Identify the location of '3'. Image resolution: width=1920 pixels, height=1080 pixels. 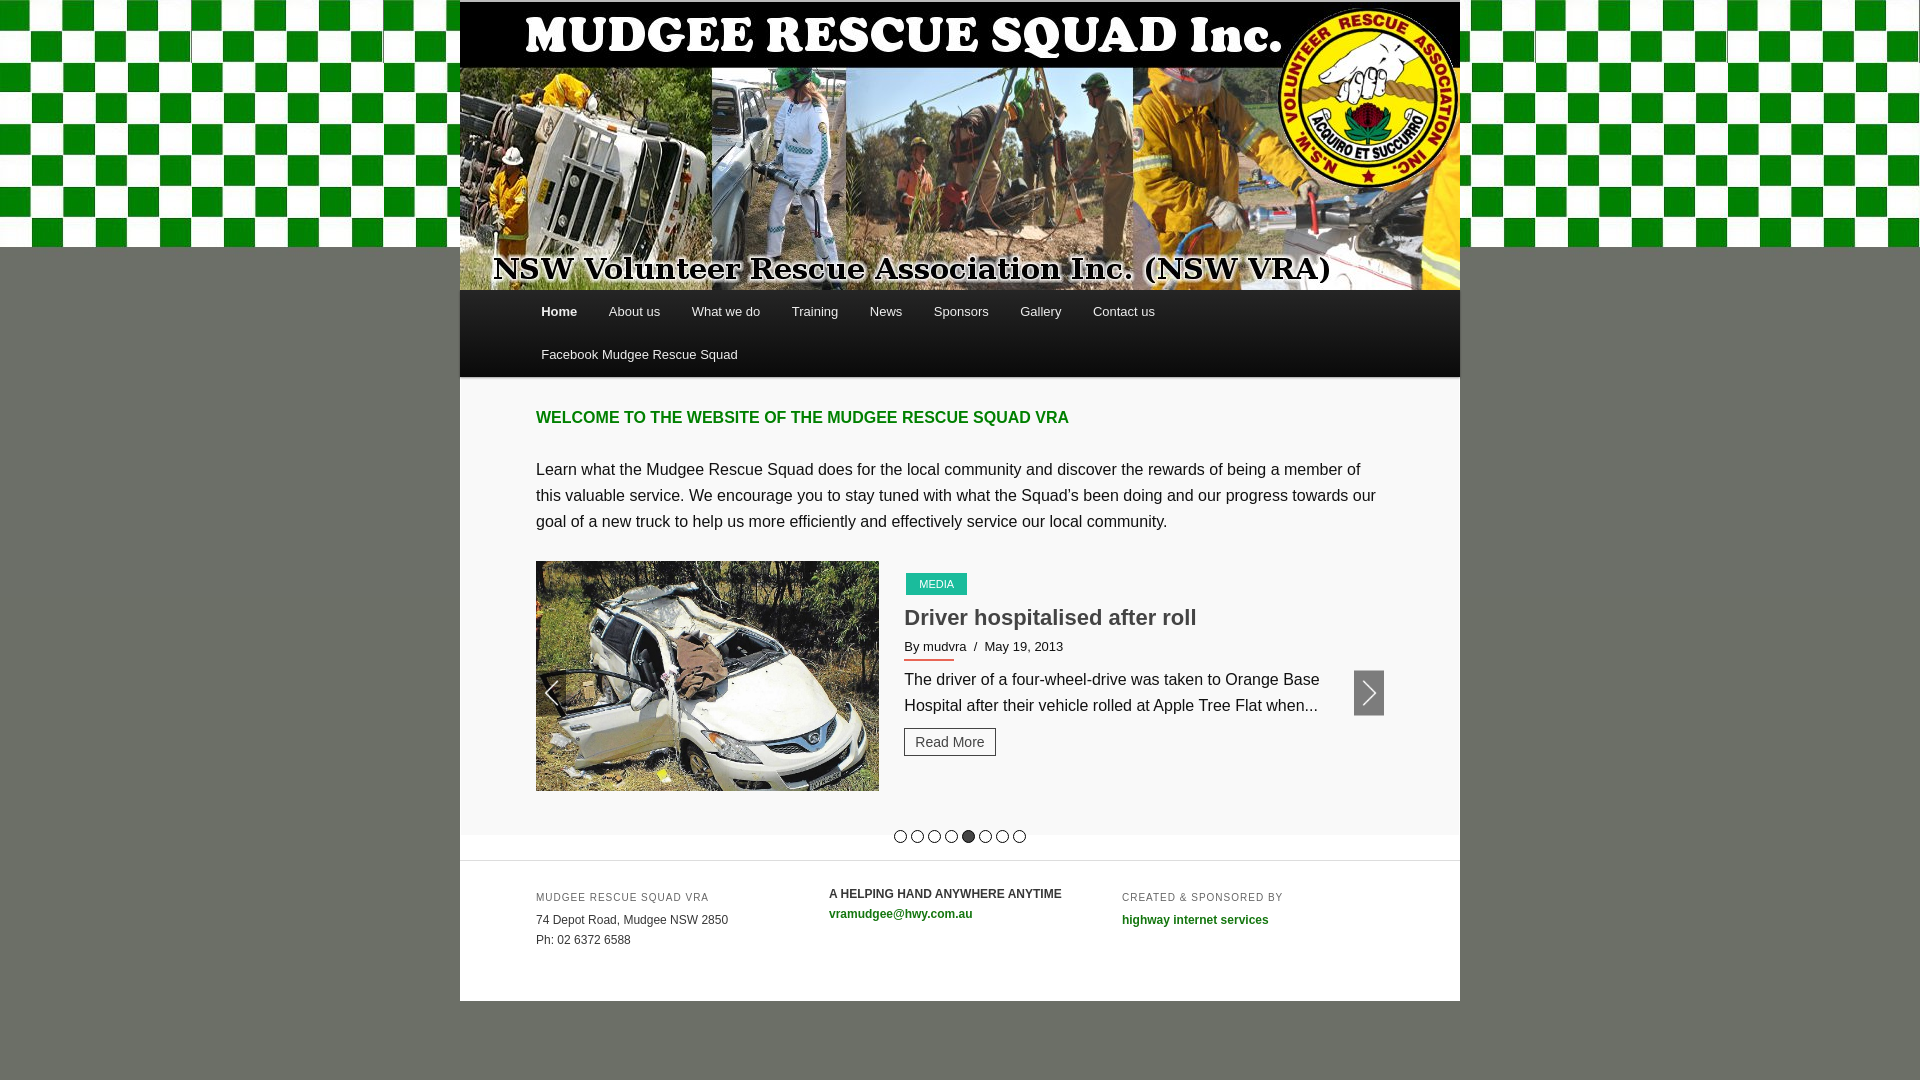
(933, 836).